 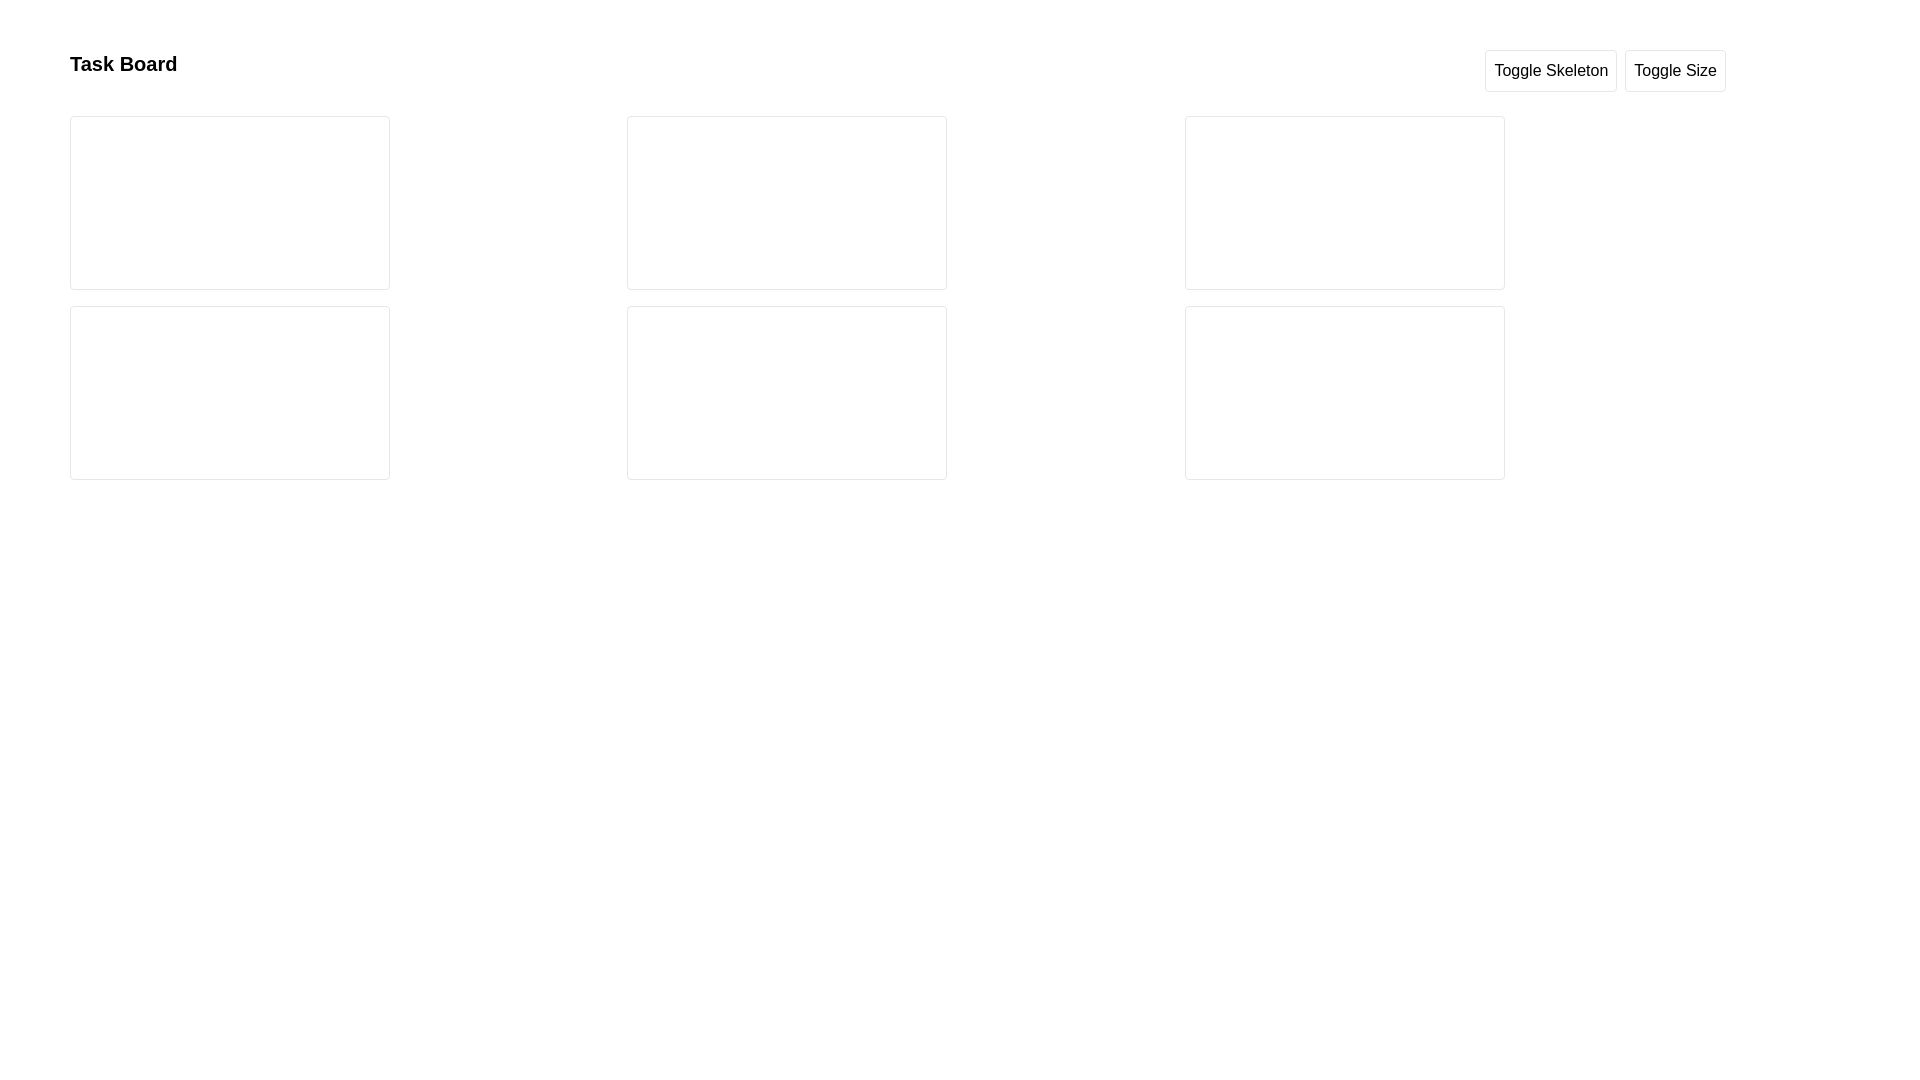 I want to click on the 'Skeleton' toggle button located at the top right section of the interface, so click(x=1549, y=69).